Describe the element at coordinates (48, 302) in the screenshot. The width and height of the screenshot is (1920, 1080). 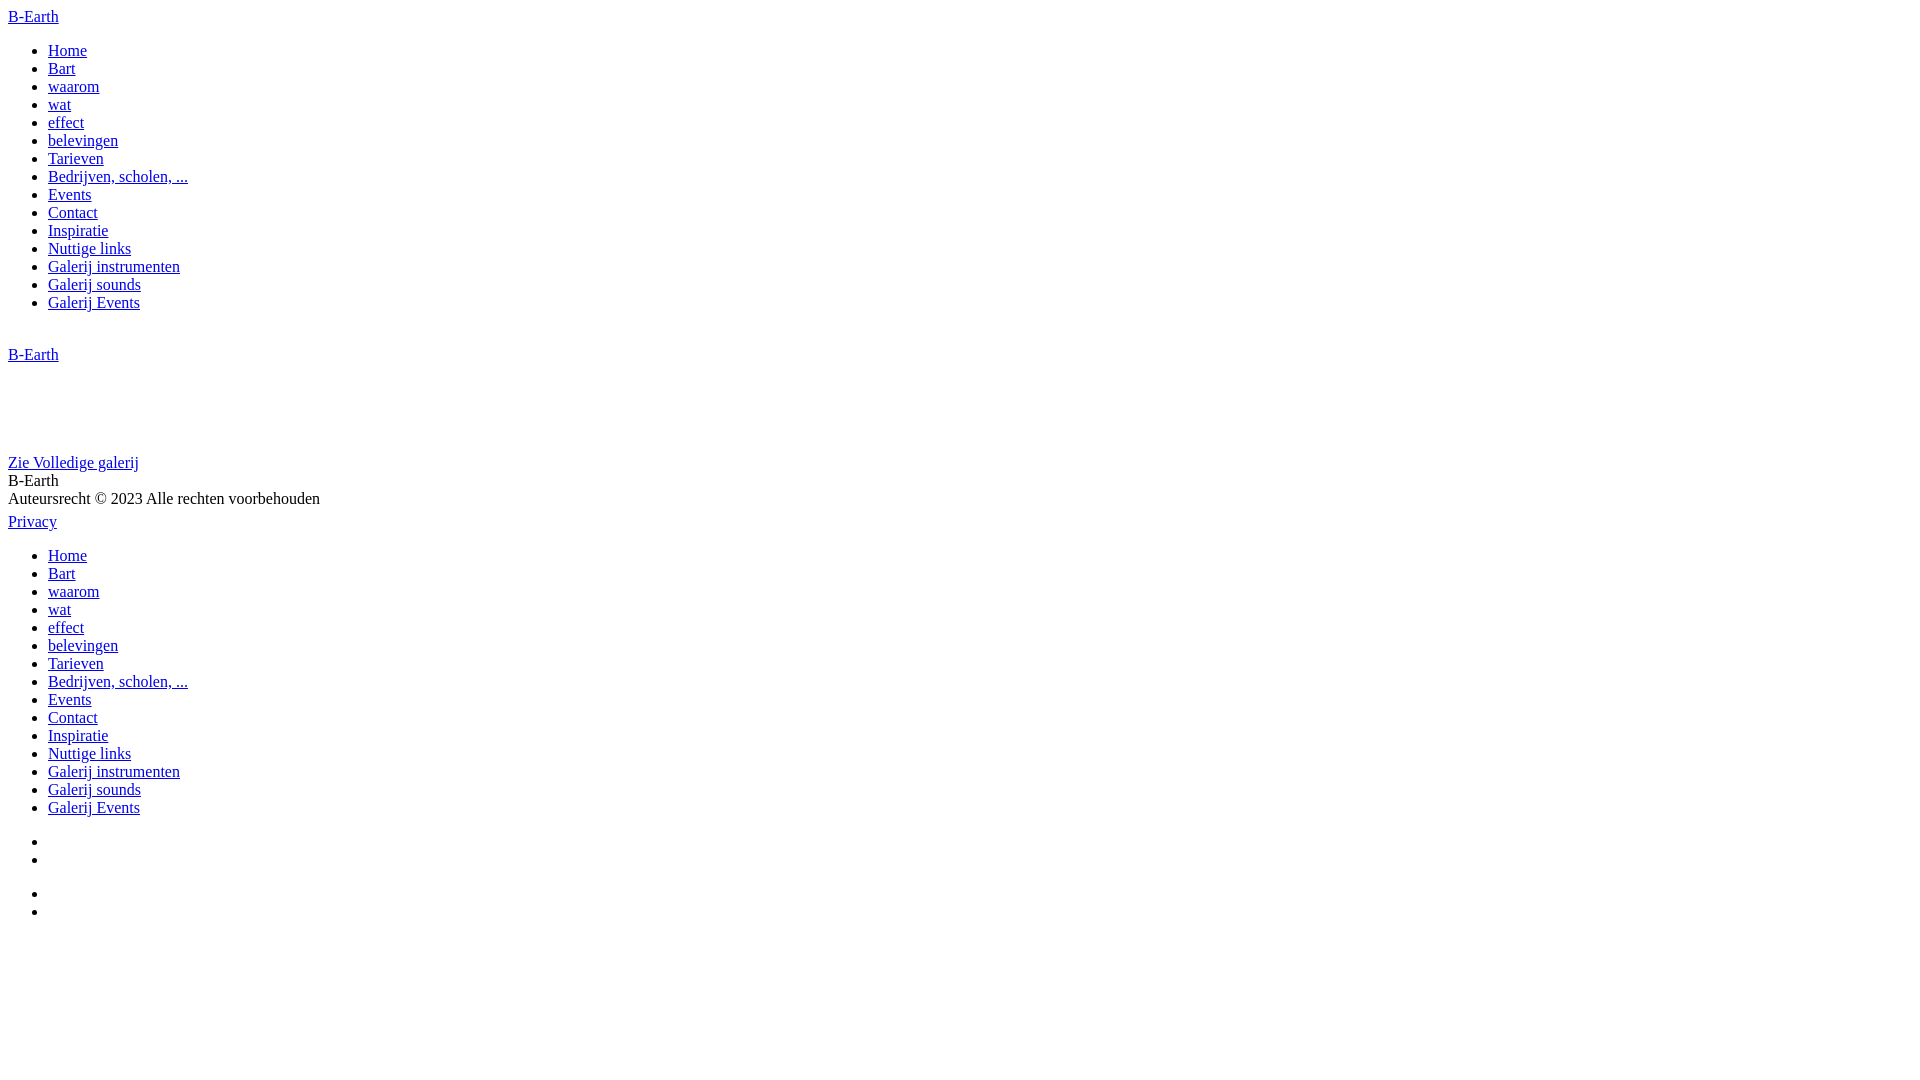
I see `'Galerij Events'` at that location.